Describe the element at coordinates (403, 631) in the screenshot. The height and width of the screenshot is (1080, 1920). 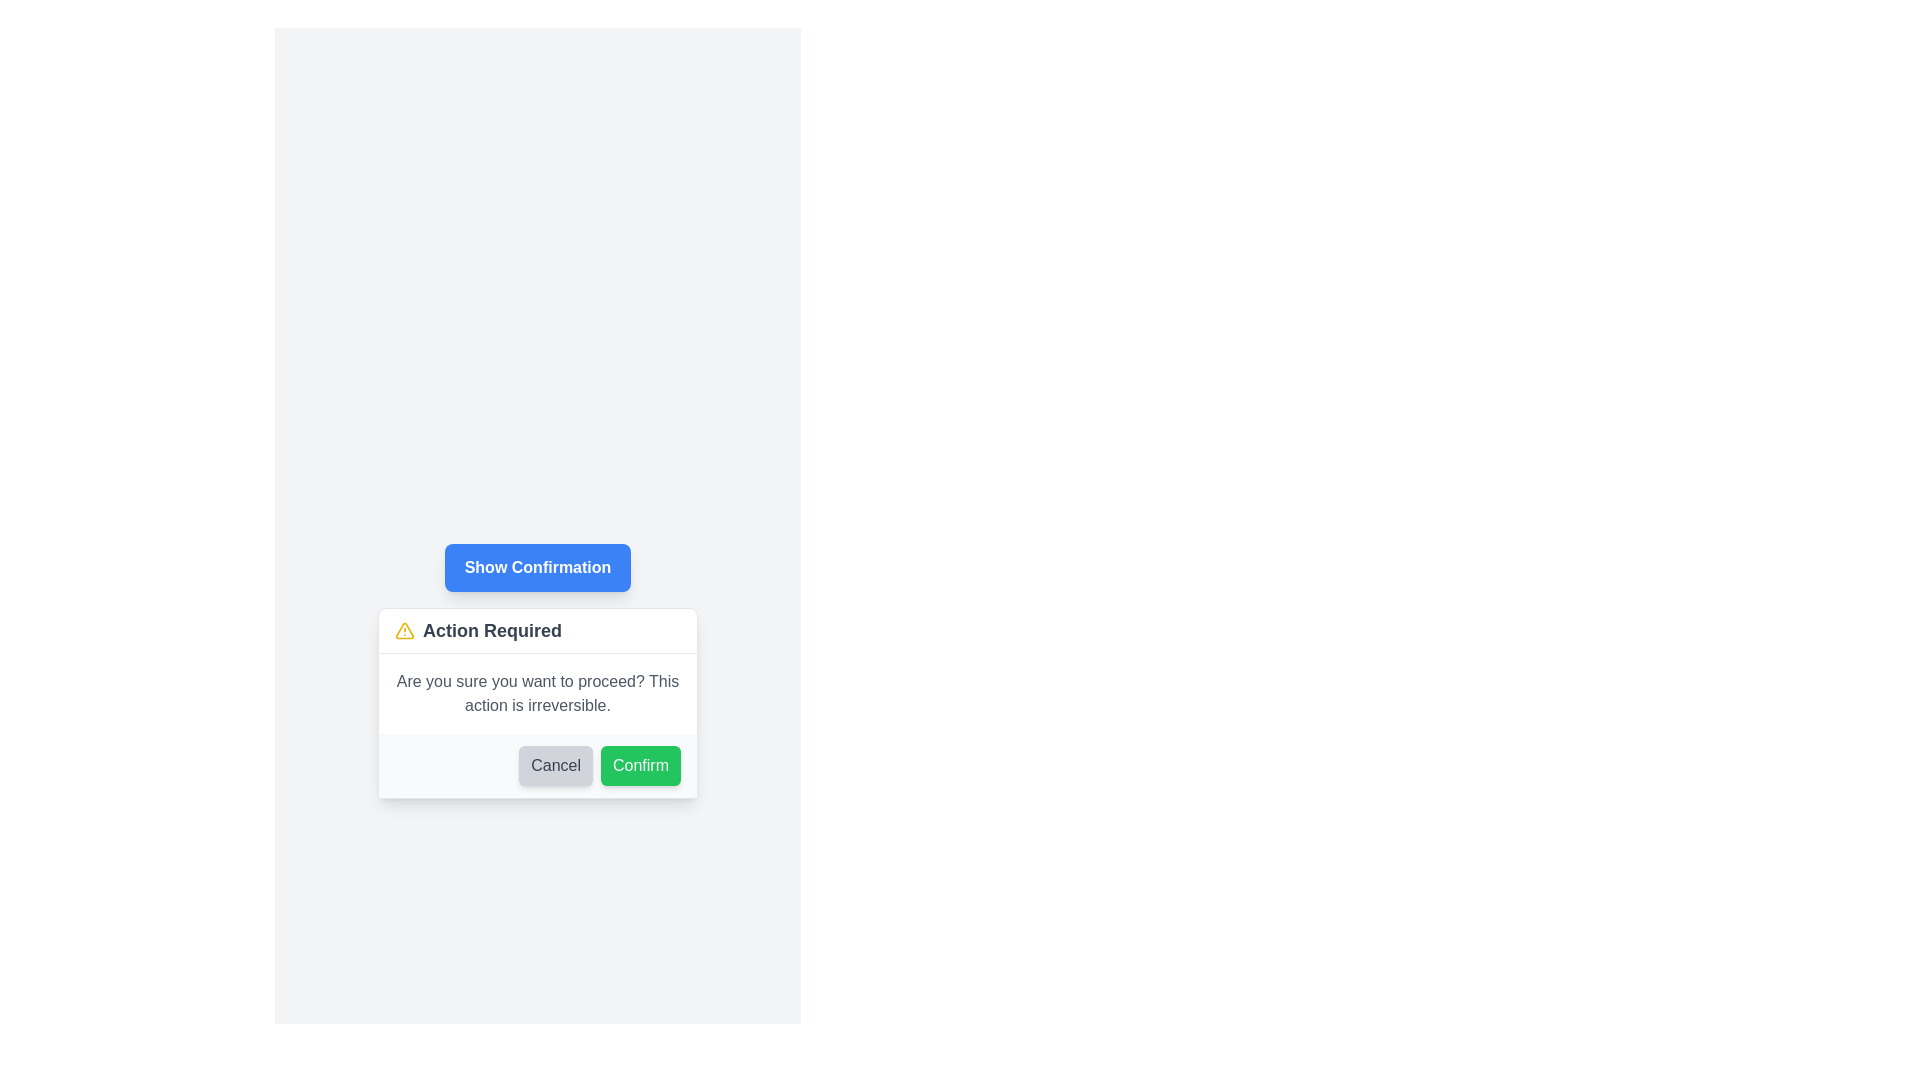
I see `the yellow triangle warning icon located in the modal dialog under the 'Action Required' header, next to the text label` at that location.